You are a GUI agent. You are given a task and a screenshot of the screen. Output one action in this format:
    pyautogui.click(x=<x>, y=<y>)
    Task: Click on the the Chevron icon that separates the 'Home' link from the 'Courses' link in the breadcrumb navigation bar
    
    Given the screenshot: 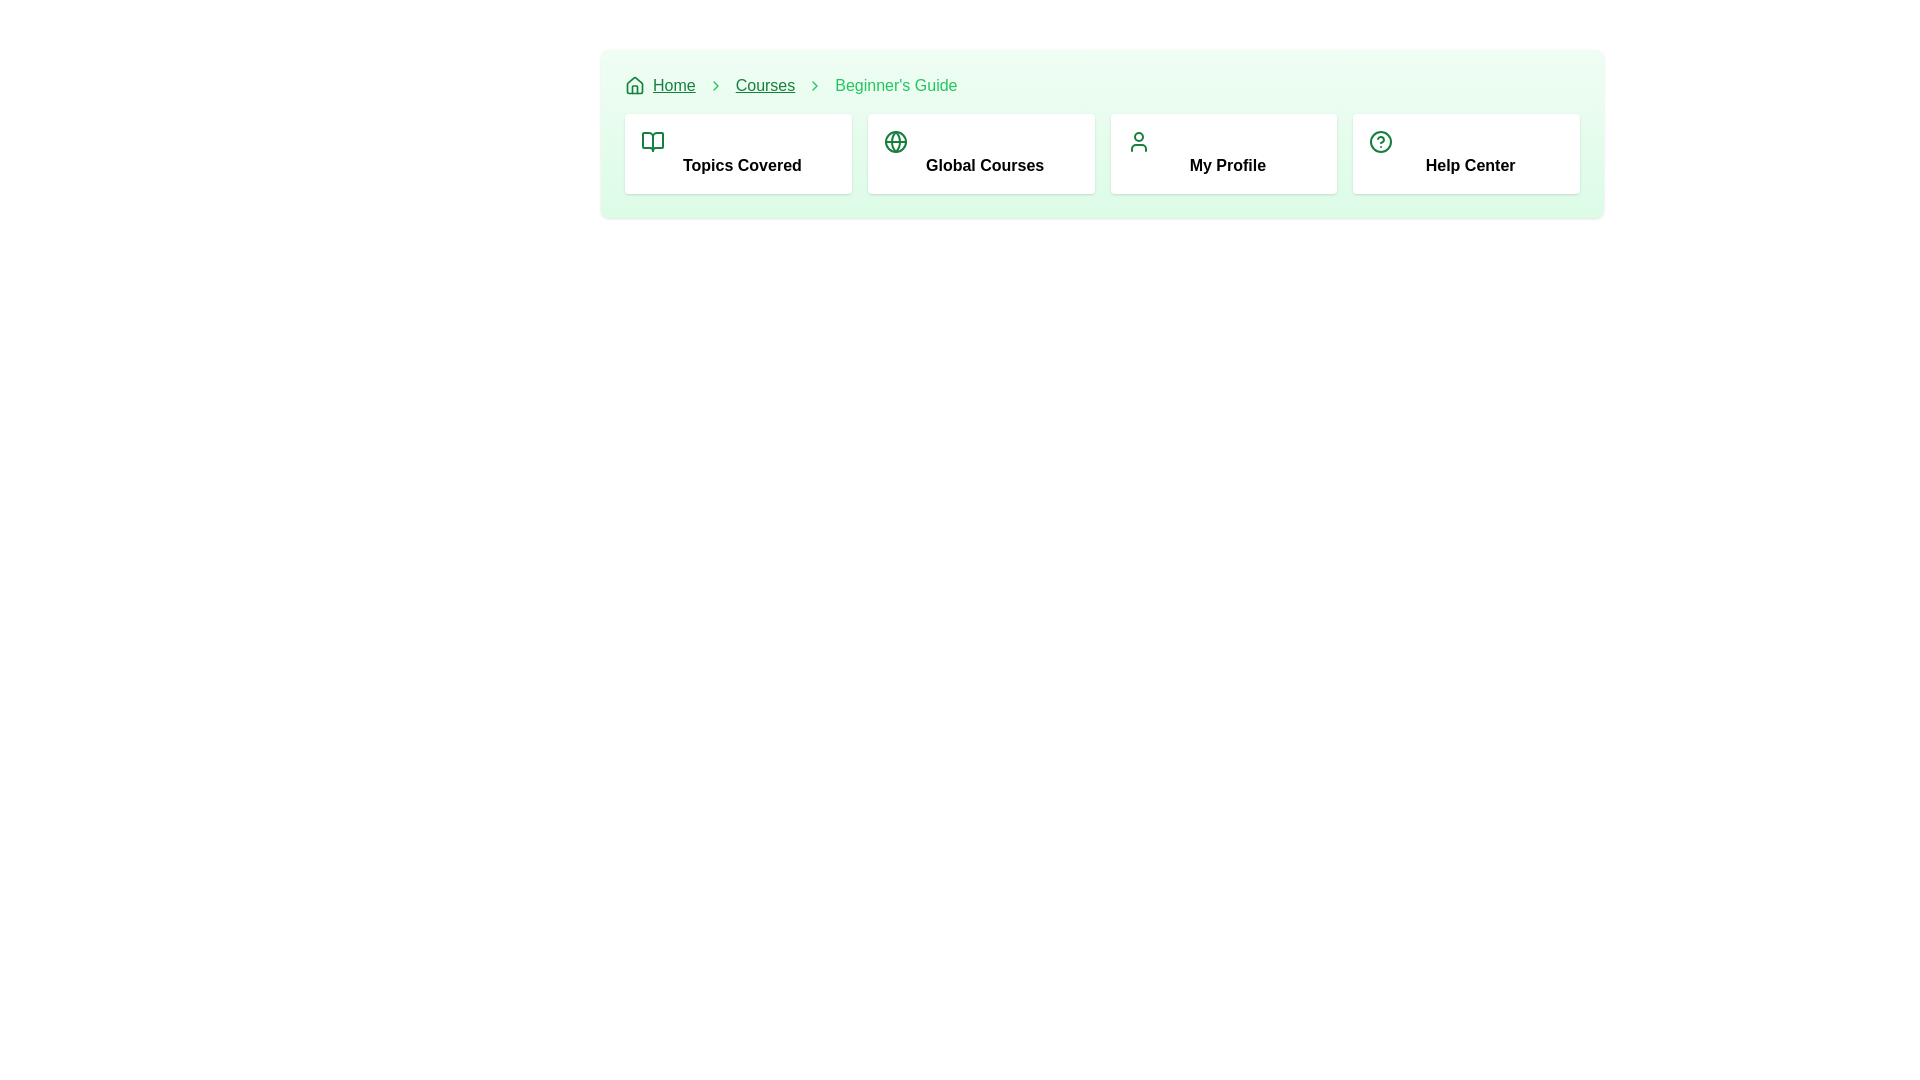 What is the action you would take?
    pyautogui.click(x=715, y=84)
    